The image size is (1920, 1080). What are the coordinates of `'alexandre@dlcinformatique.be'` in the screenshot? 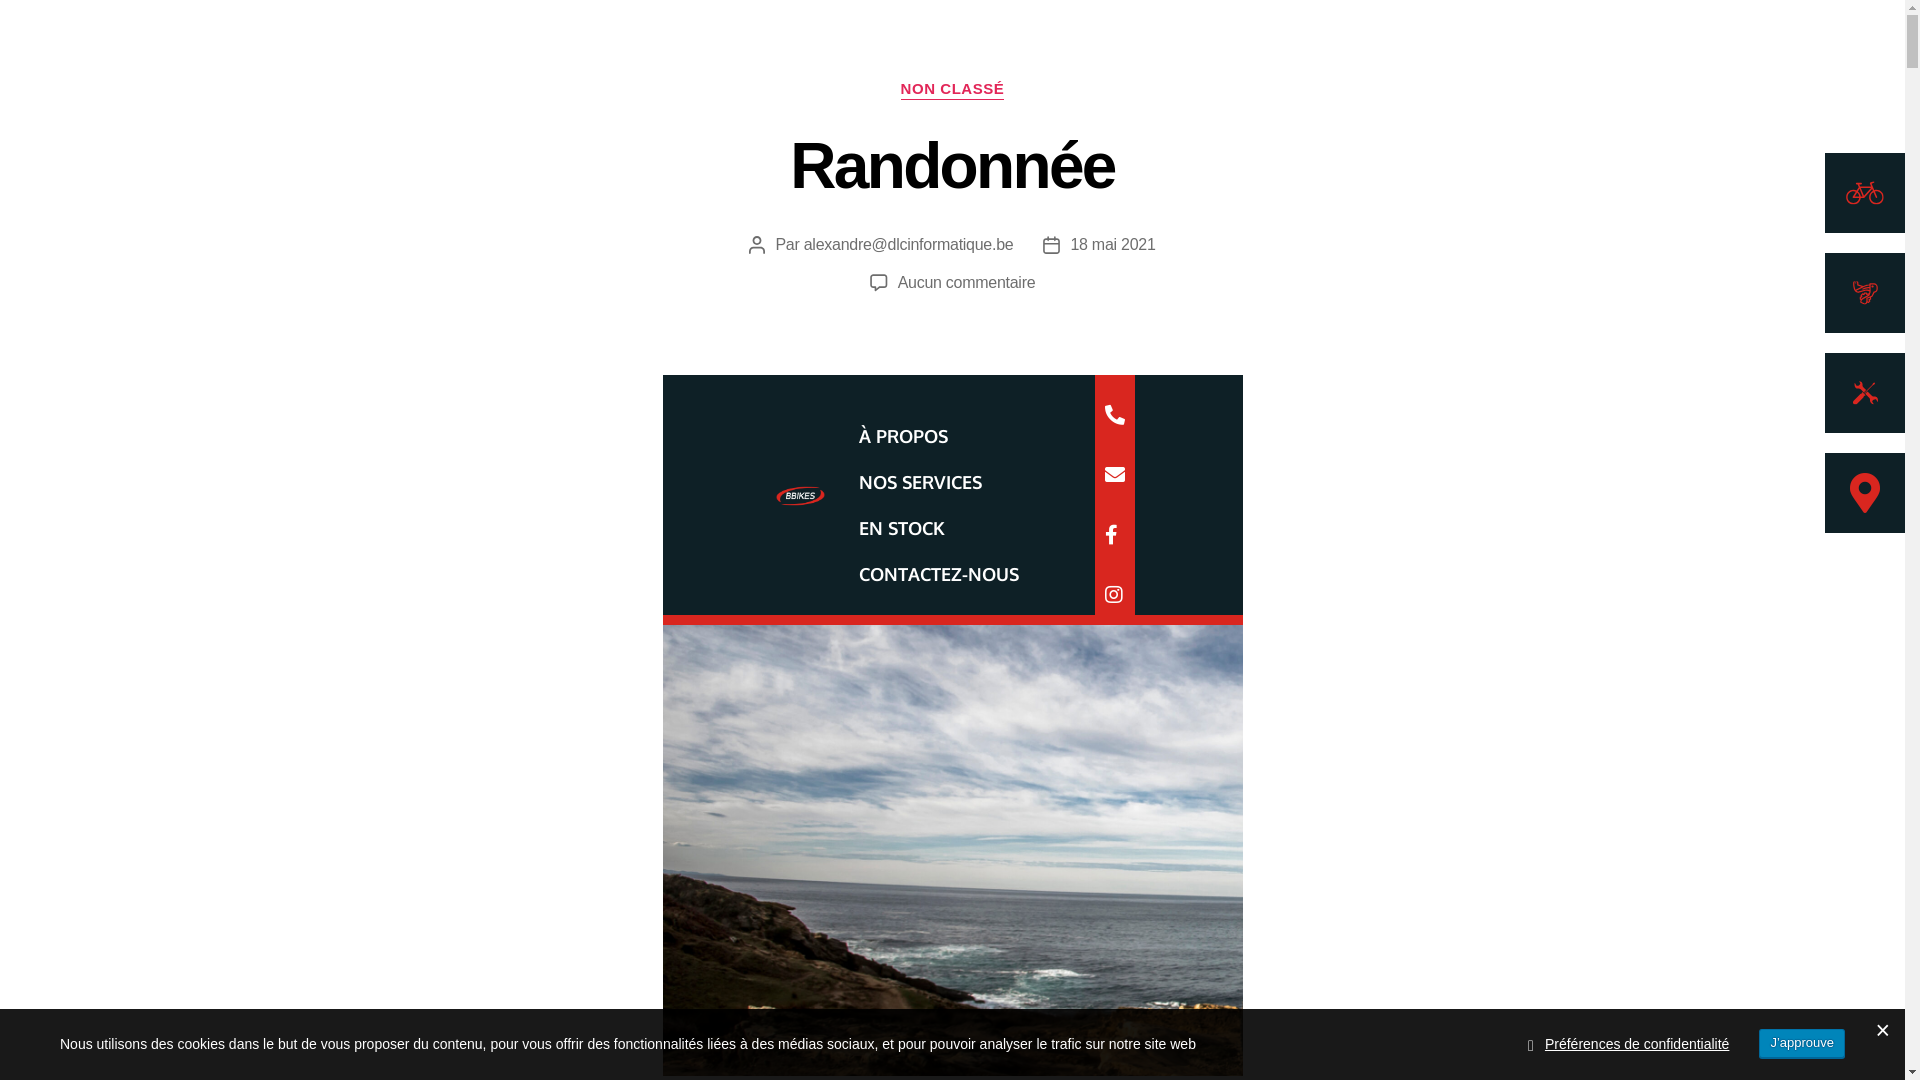 It's located at (907, 243).